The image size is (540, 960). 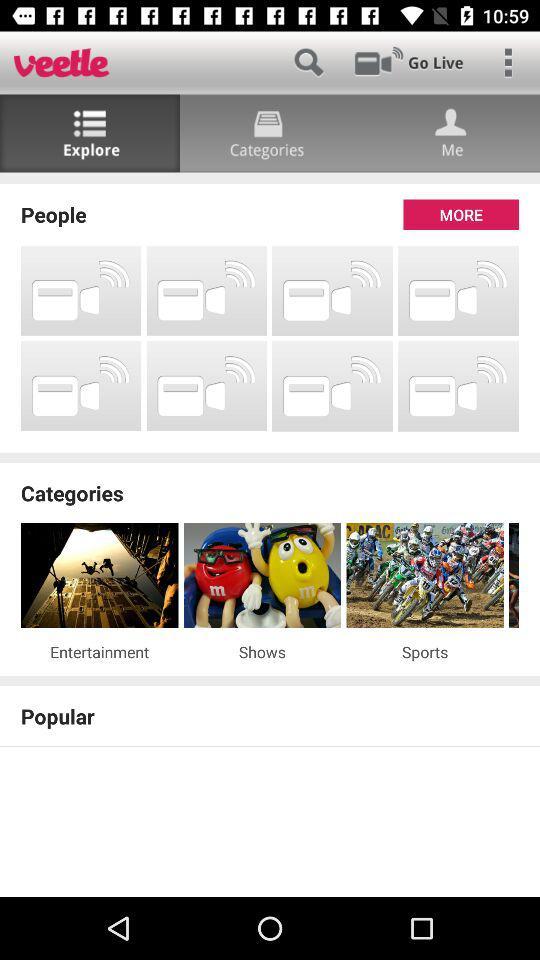 I want to click on the item at the bottom right corner, so click(x=424, y=650).